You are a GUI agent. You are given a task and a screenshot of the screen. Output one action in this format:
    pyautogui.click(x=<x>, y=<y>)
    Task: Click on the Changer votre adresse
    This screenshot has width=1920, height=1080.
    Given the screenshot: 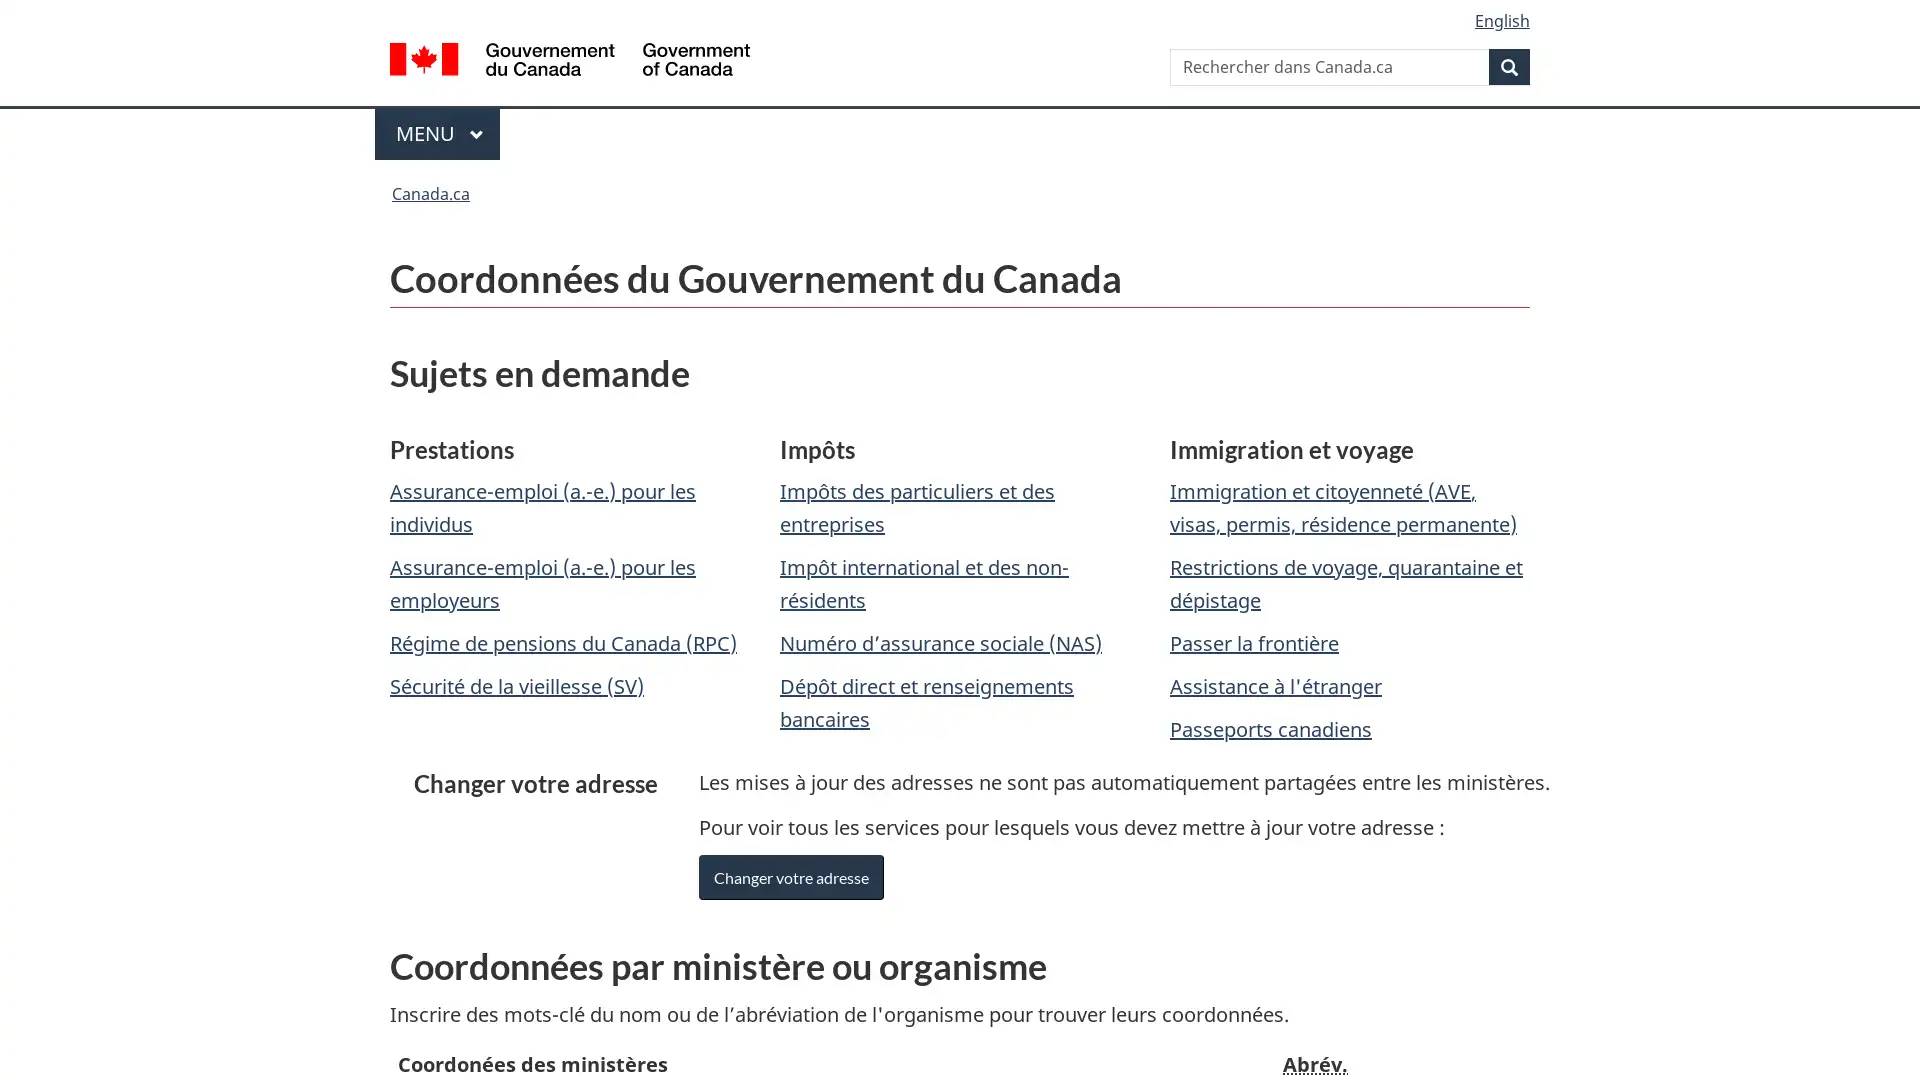 What is the action you would take?
    pyautogui.click(x=790, y=876)
    